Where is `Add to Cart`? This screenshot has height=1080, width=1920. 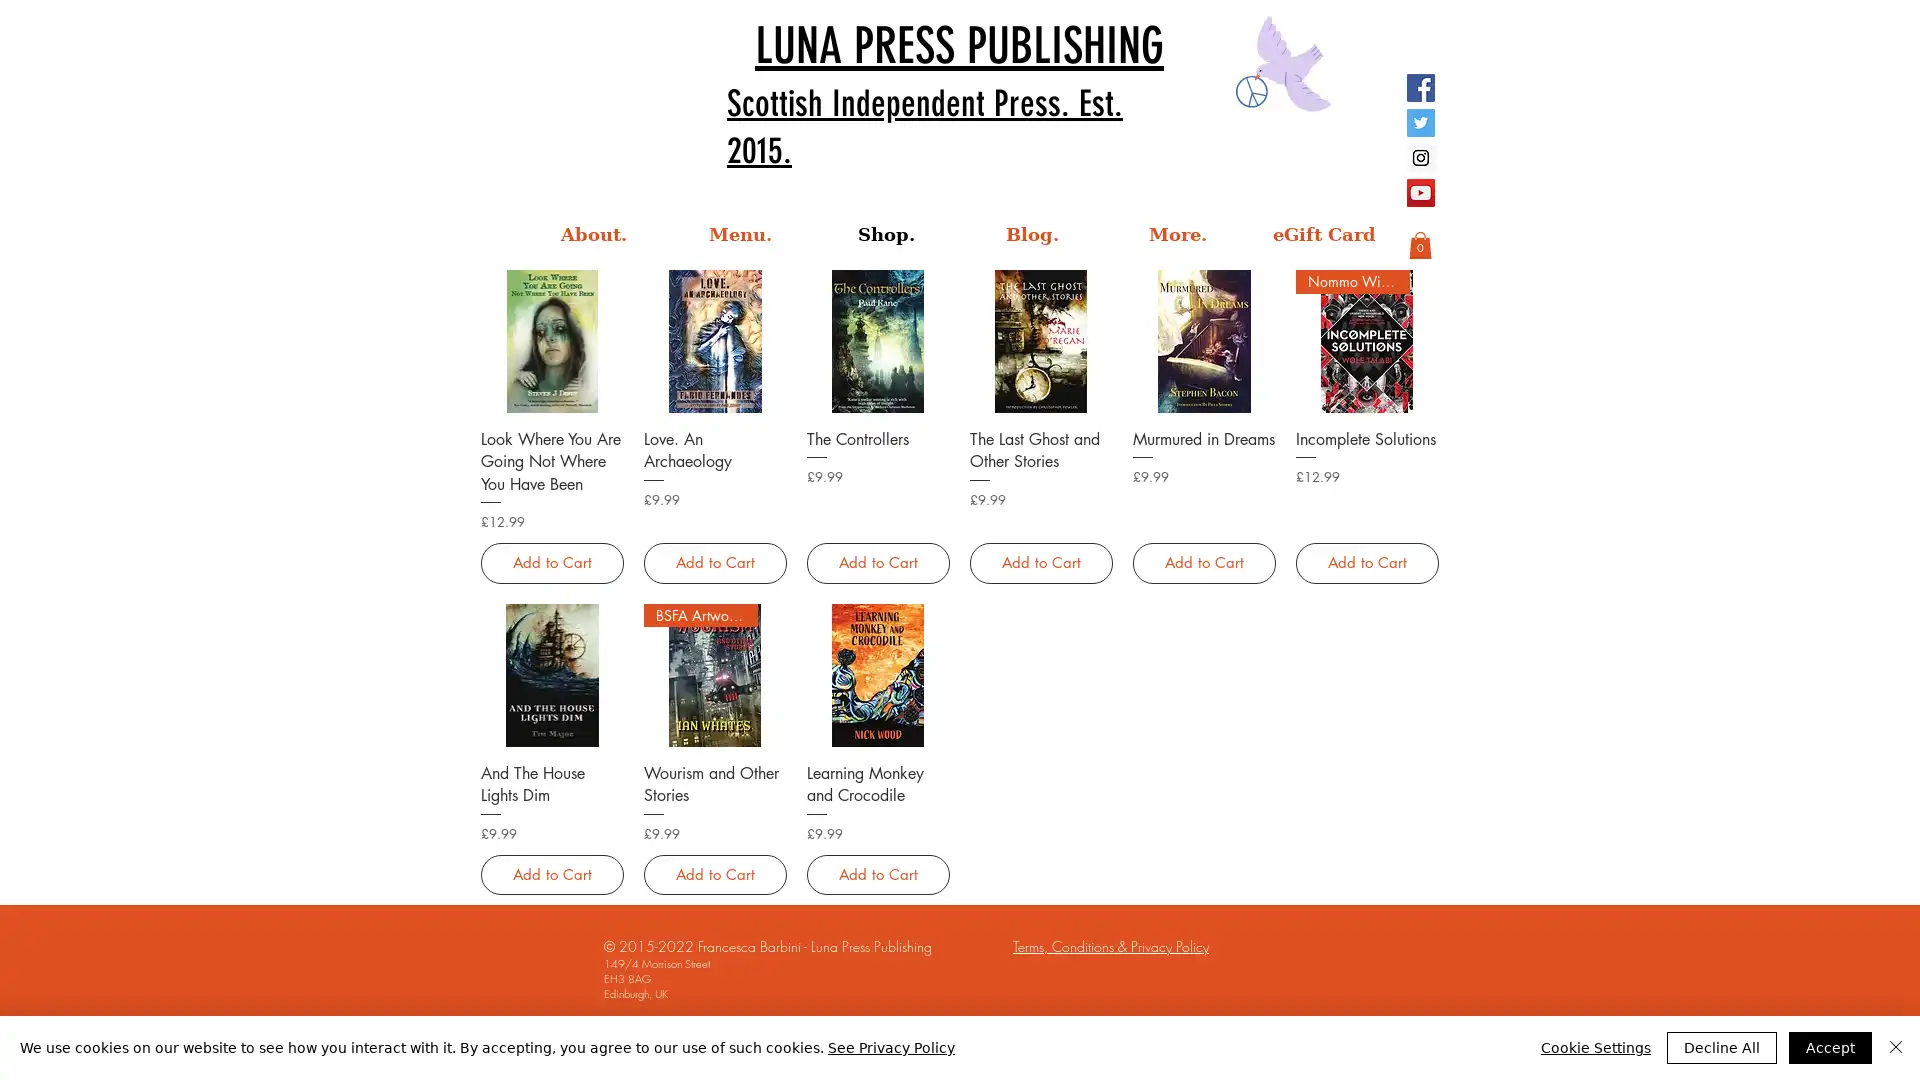
Add to Cart is located at coordinates (714, 563).